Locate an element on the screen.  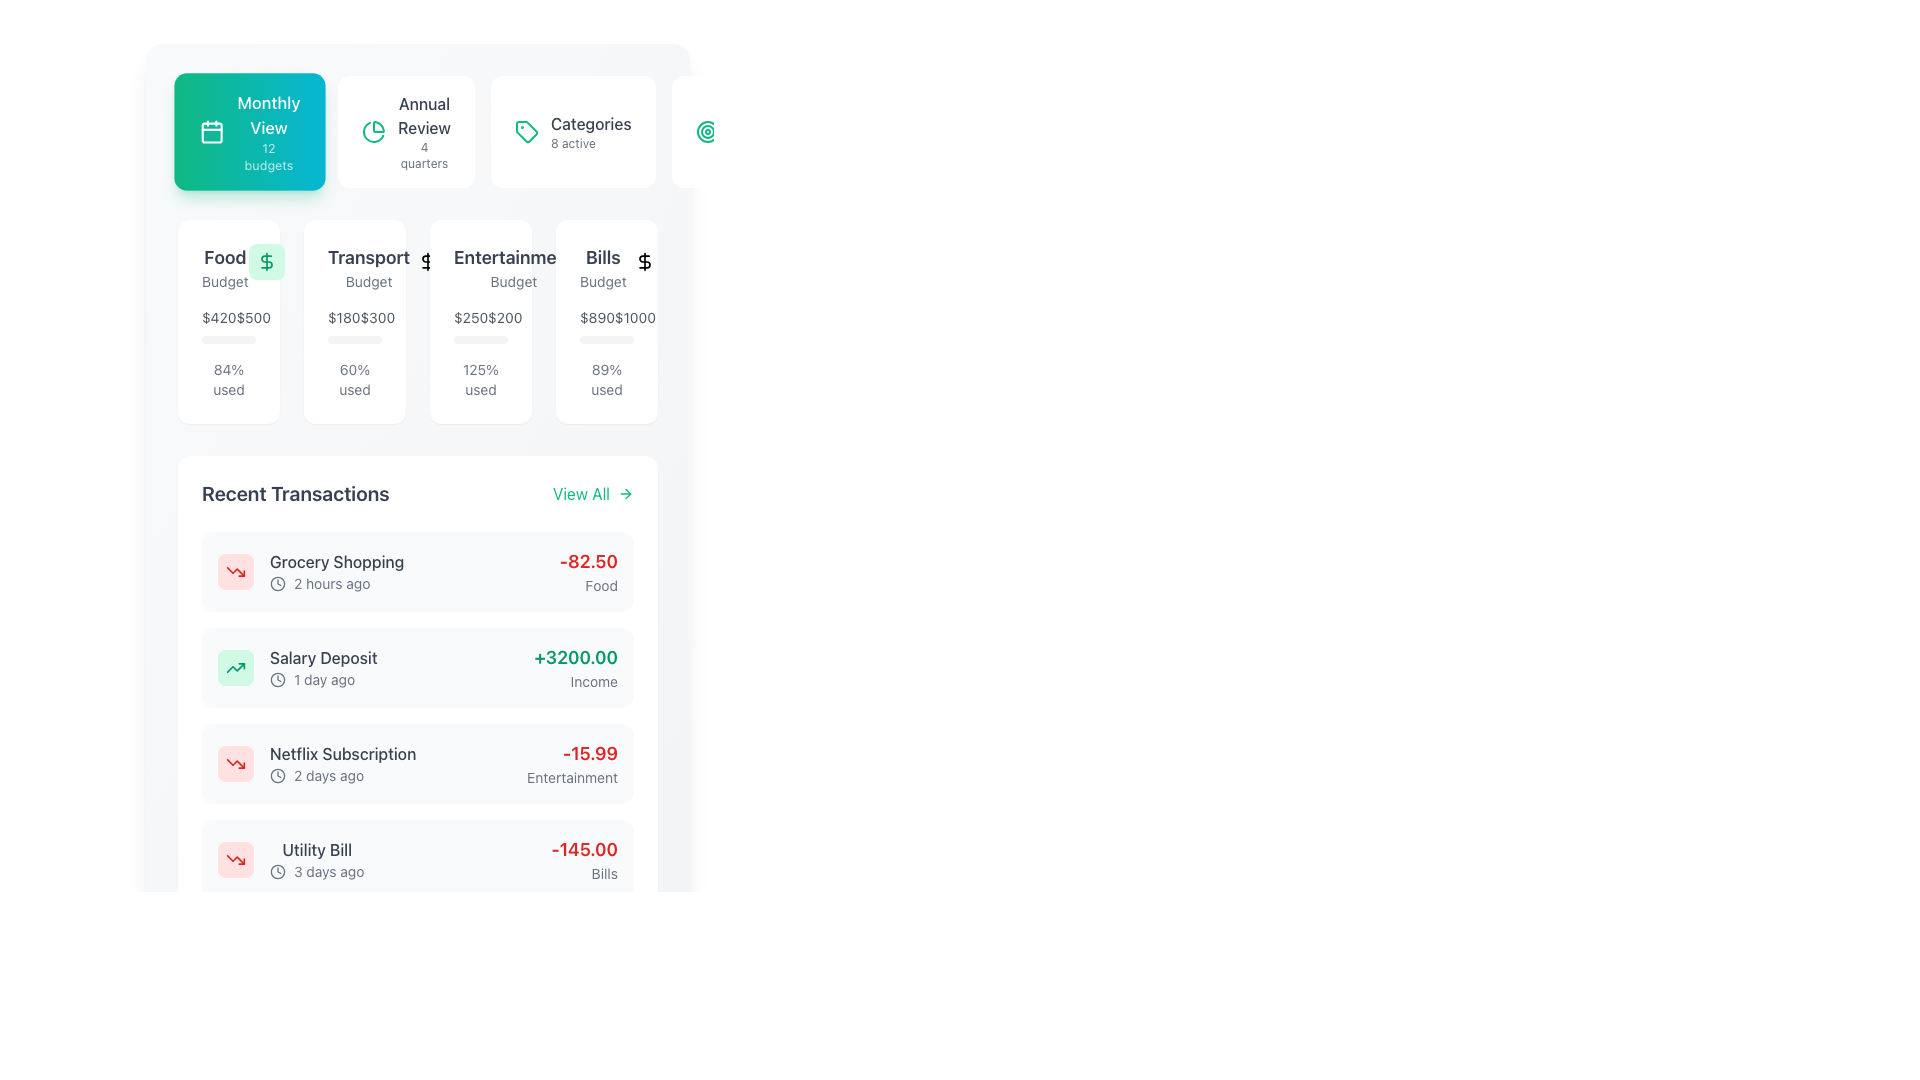
the 'View All' text label, which is styled in green and is located in the upper-right of the 'Recent Transactions' section, to trigger a tooltip or styling change is located at coordinates (580, 493).